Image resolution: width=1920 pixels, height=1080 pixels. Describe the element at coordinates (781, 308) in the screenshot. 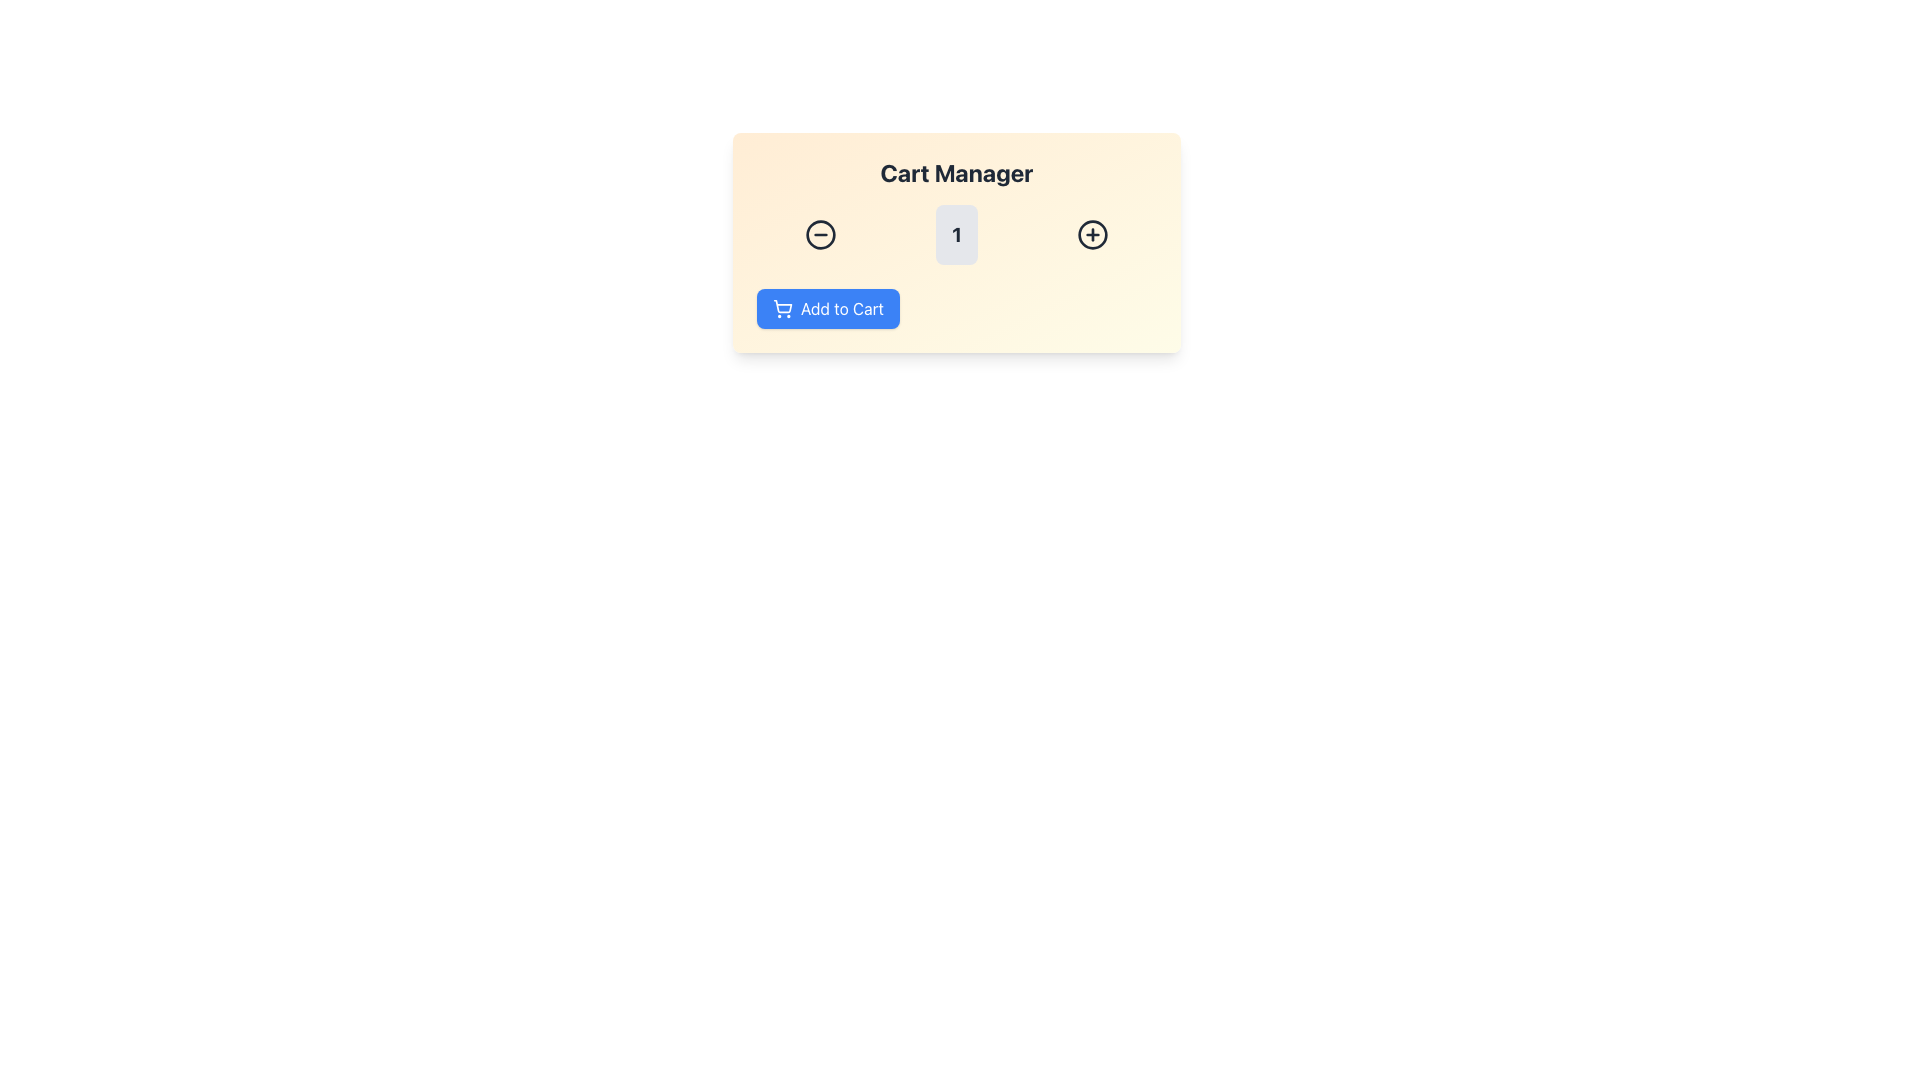

I see `the 'Add to Cart' icon located within the button labeled 'Add to Cart' in the 'Cart Manager'` at that location.